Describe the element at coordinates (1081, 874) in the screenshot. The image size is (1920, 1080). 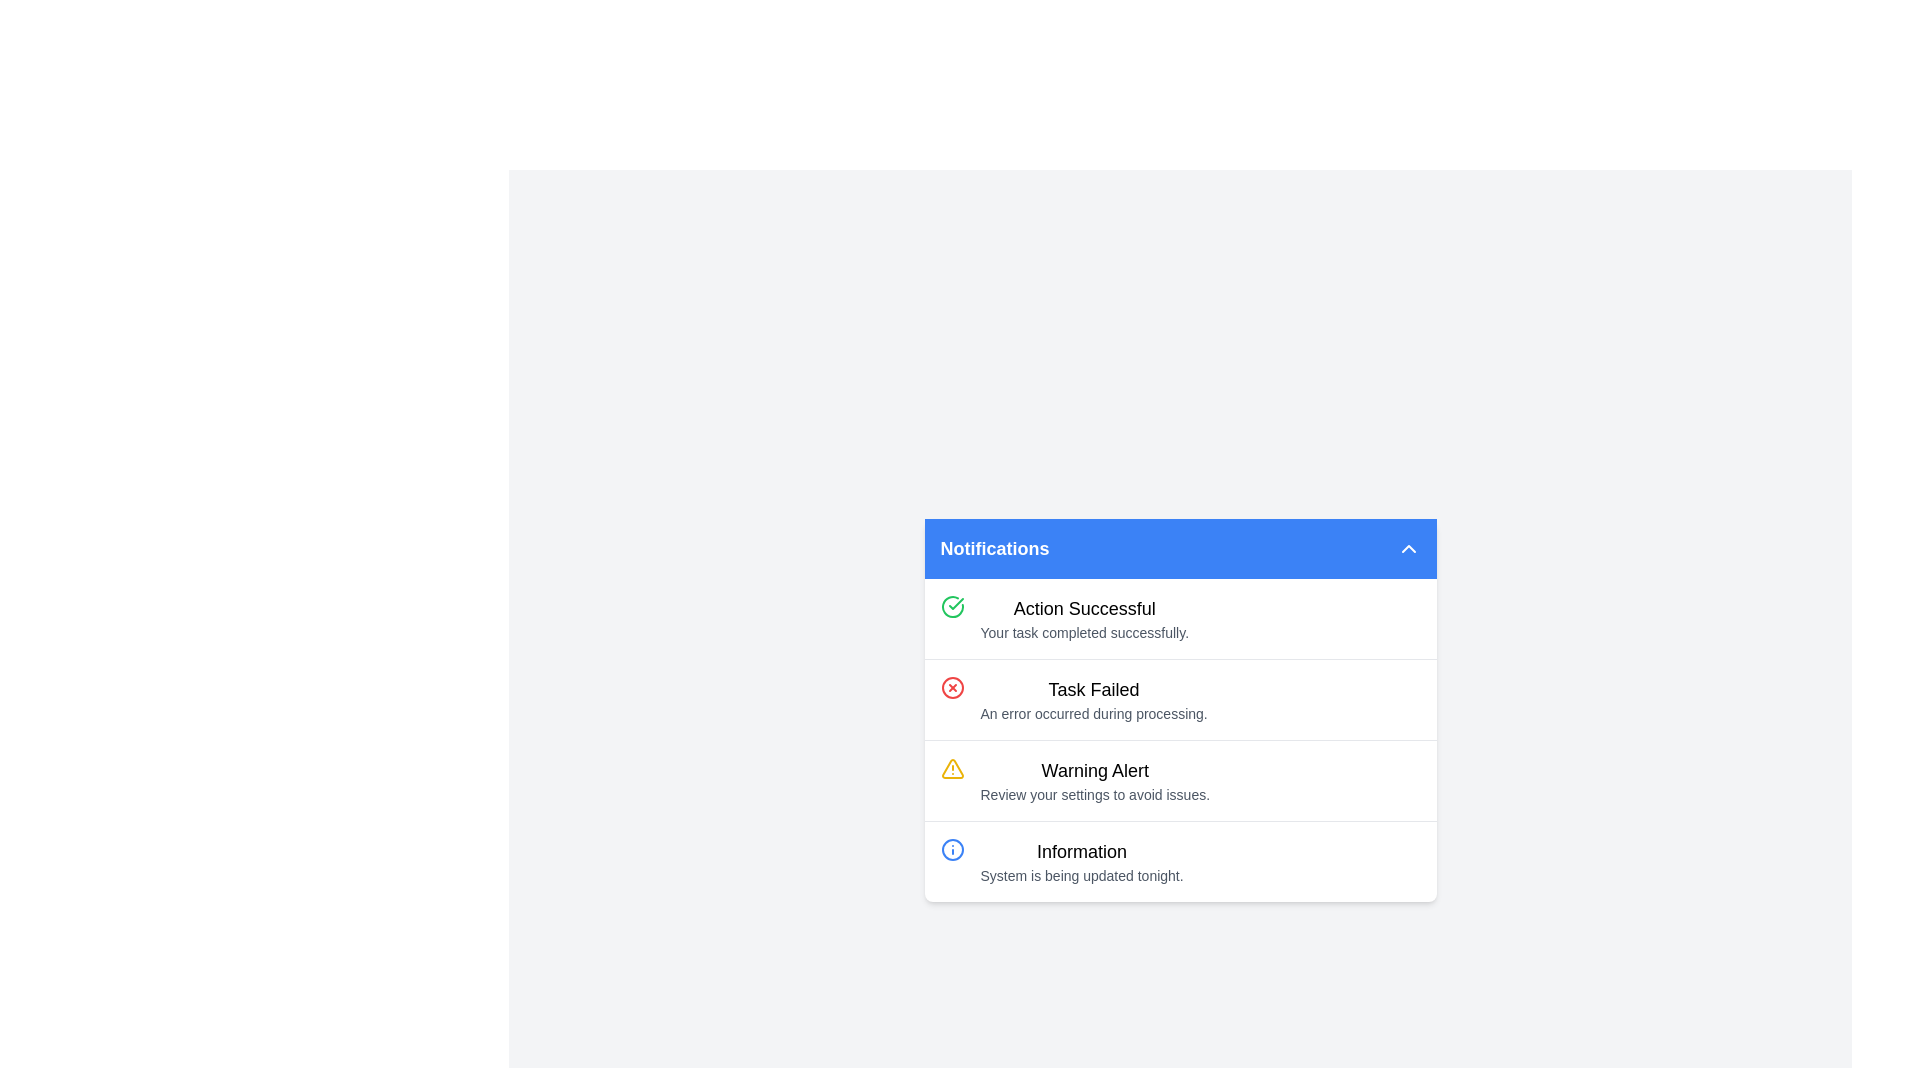
I see `the text label displaying 'System is being updated tonight.' within the notification panel under the title 'Information.'` at that location.